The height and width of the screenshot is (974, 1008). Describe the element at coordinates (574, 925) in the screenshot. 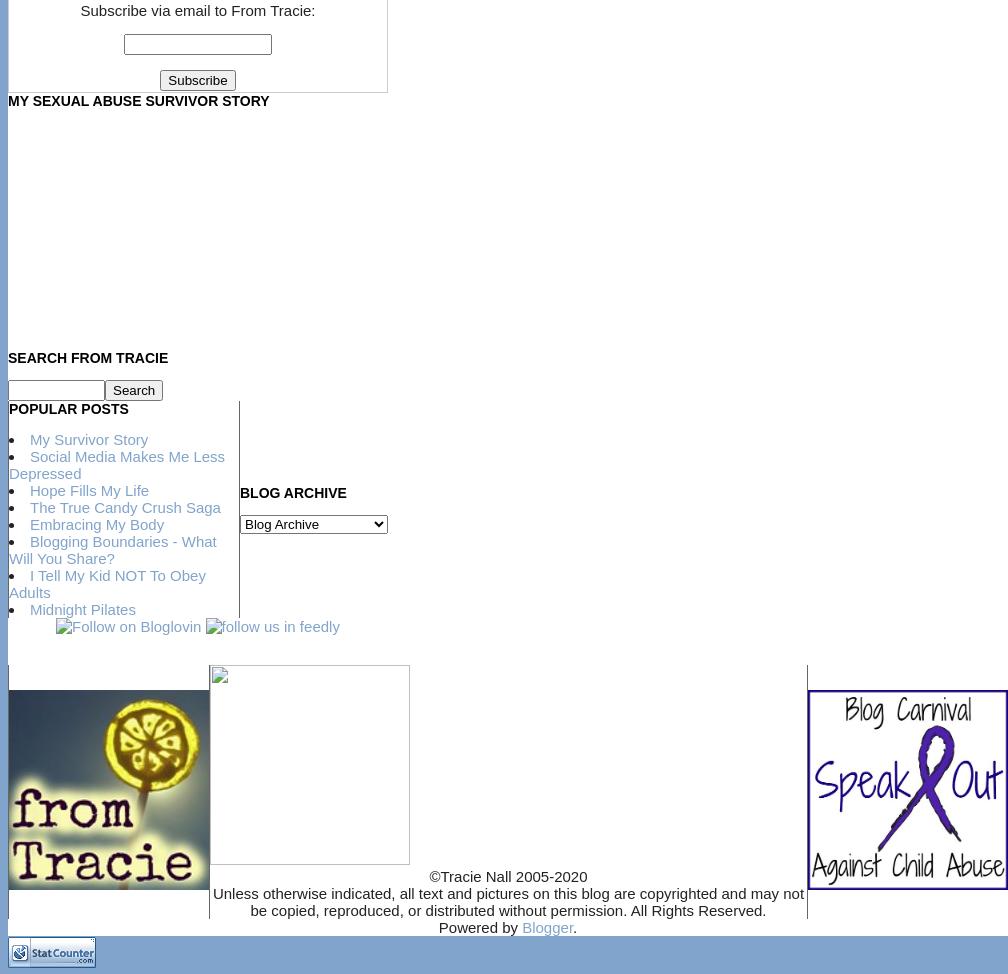

I see `'.'` at that location.